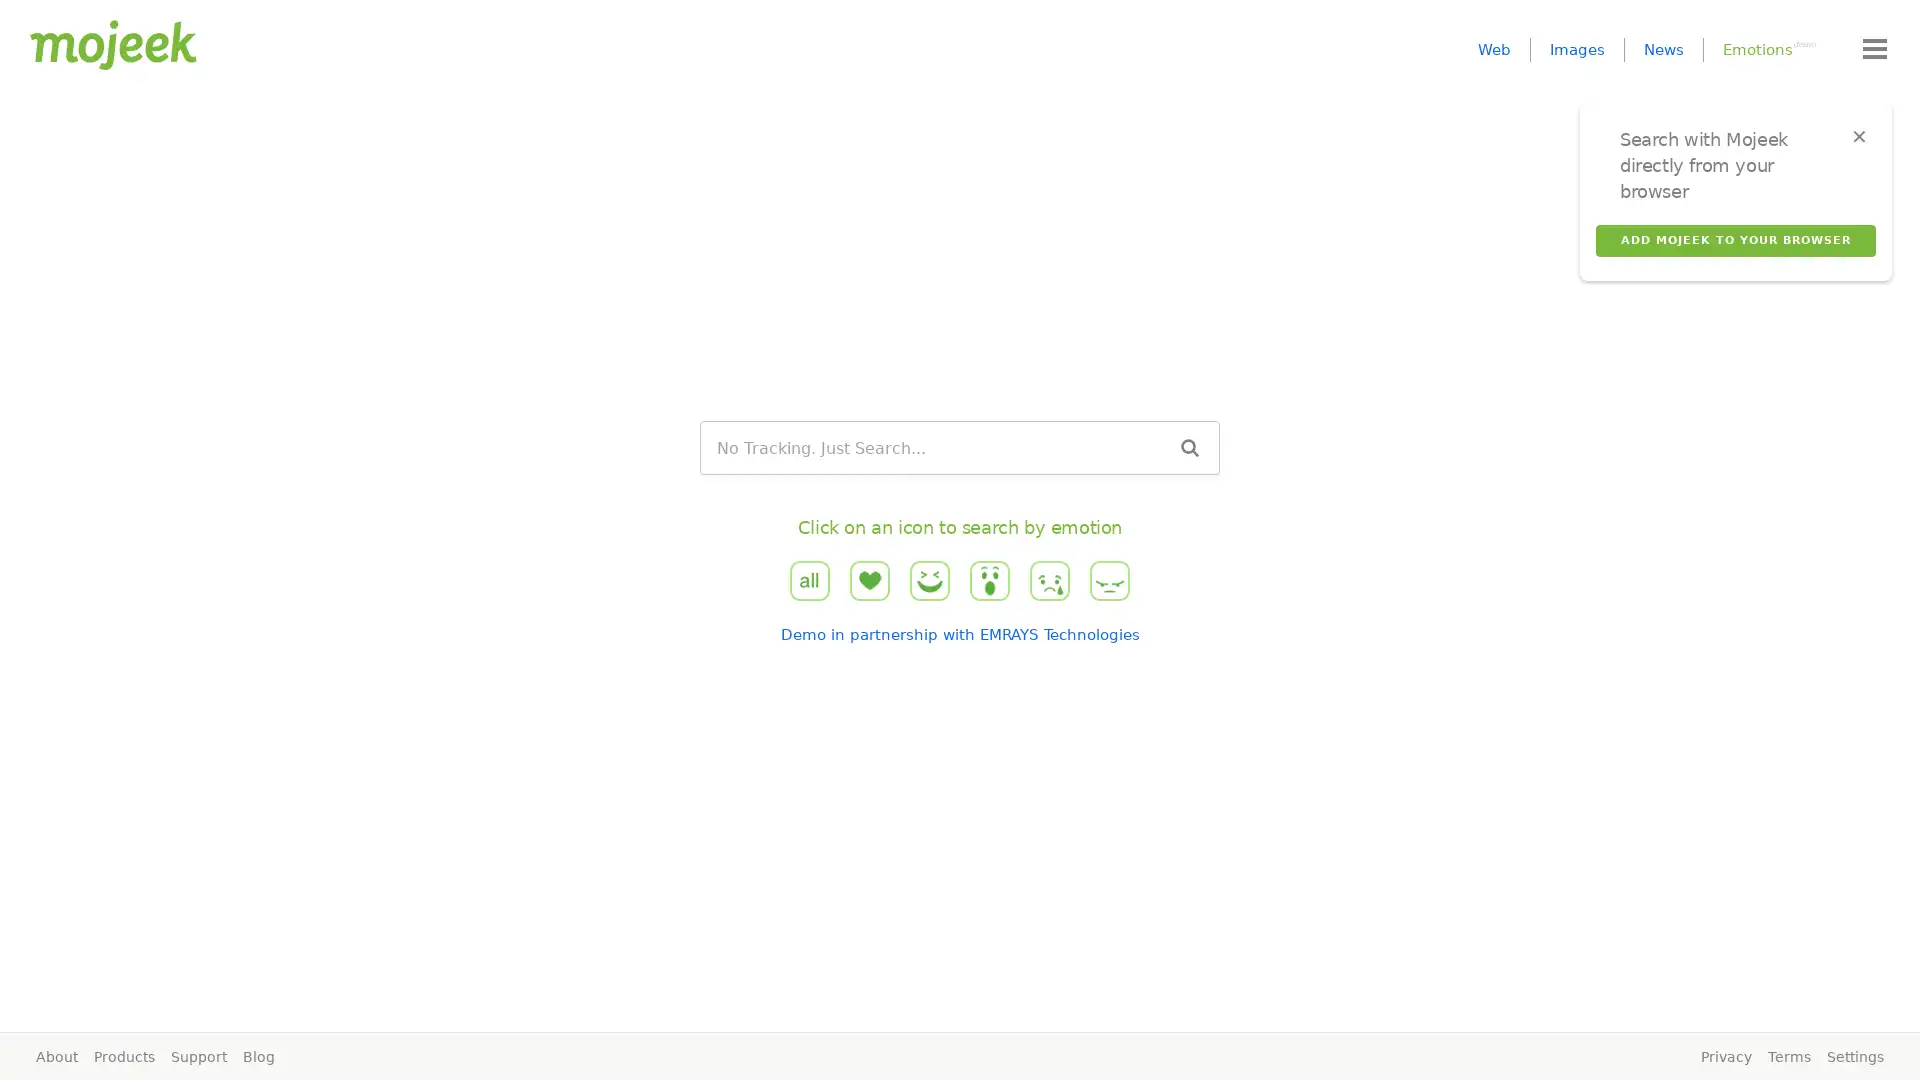 The height and width of the screenshot is (1080, 1920). What do you see at coordinates (1049, 581) in the screenshot?
I see `sad` at bounding box center [1049, 581].